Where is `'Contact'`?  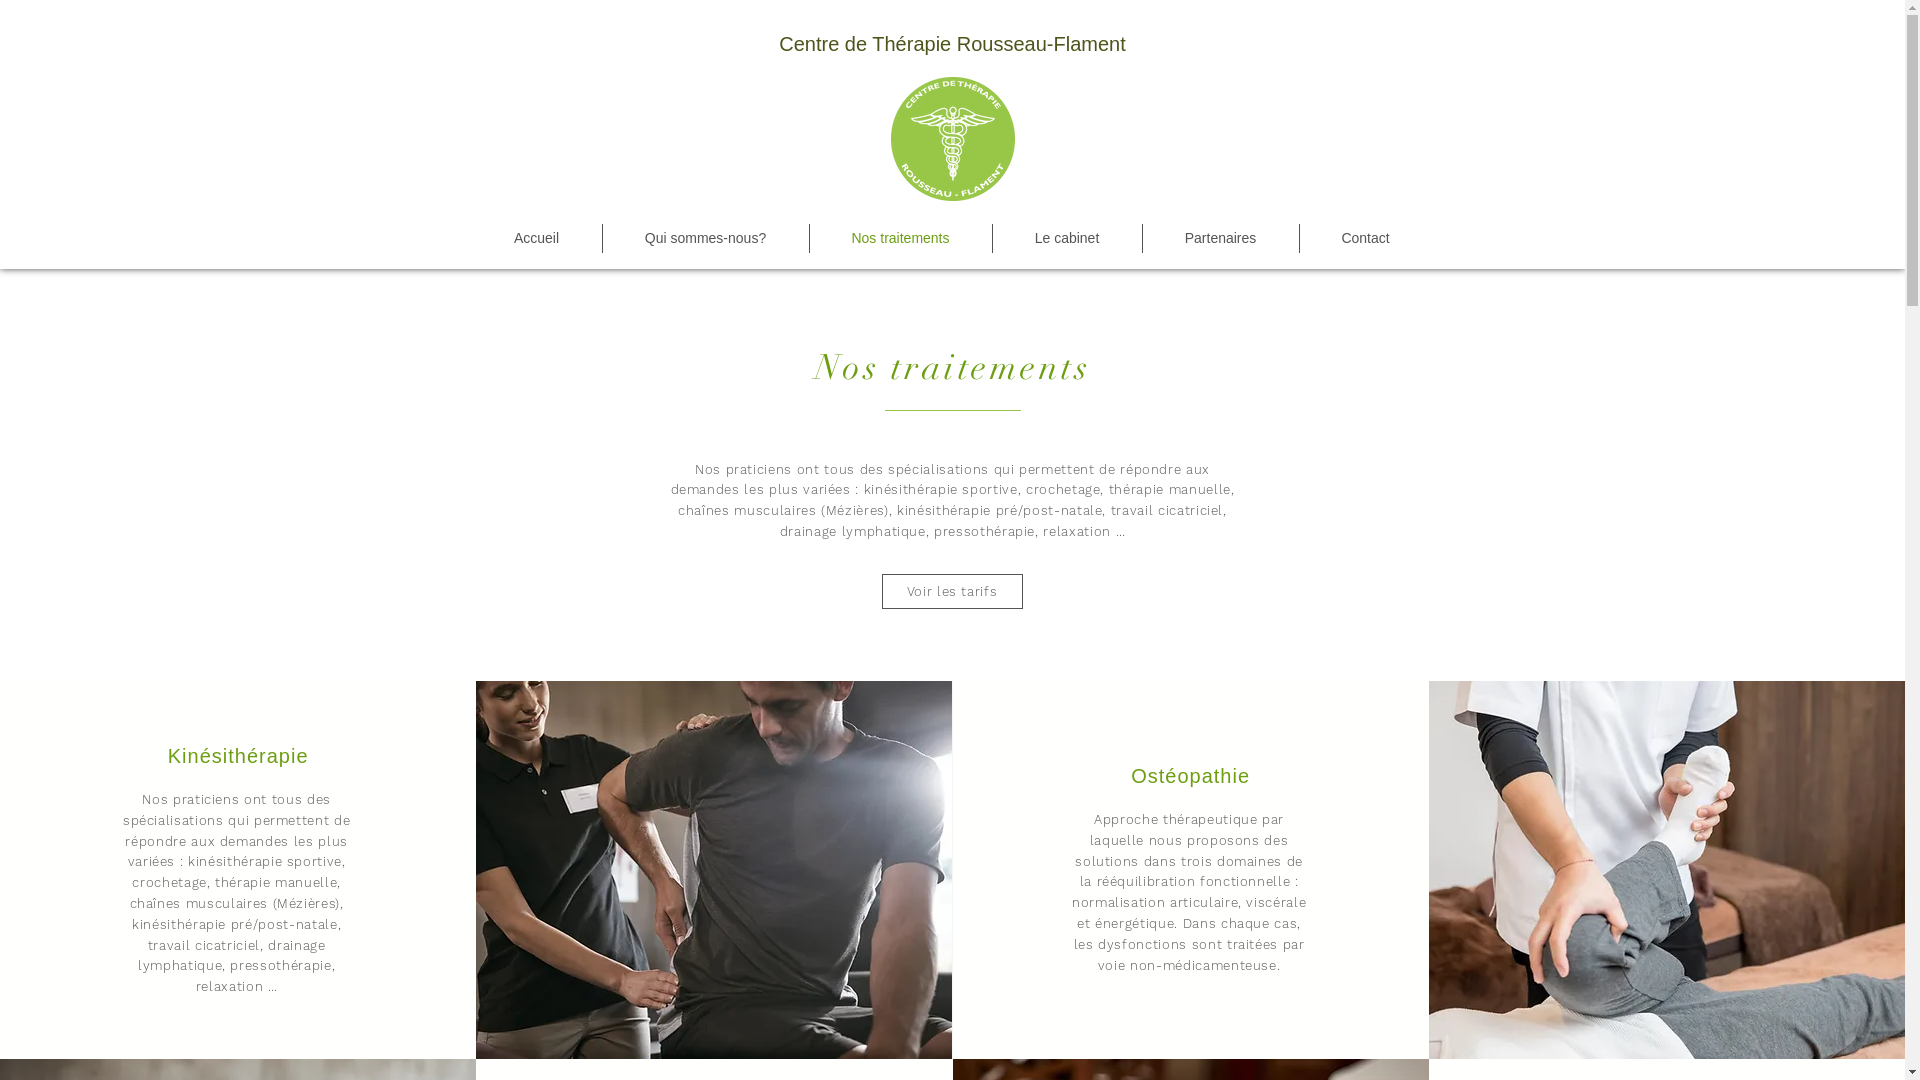 'Contact' is located at coordinates (1300, 237).